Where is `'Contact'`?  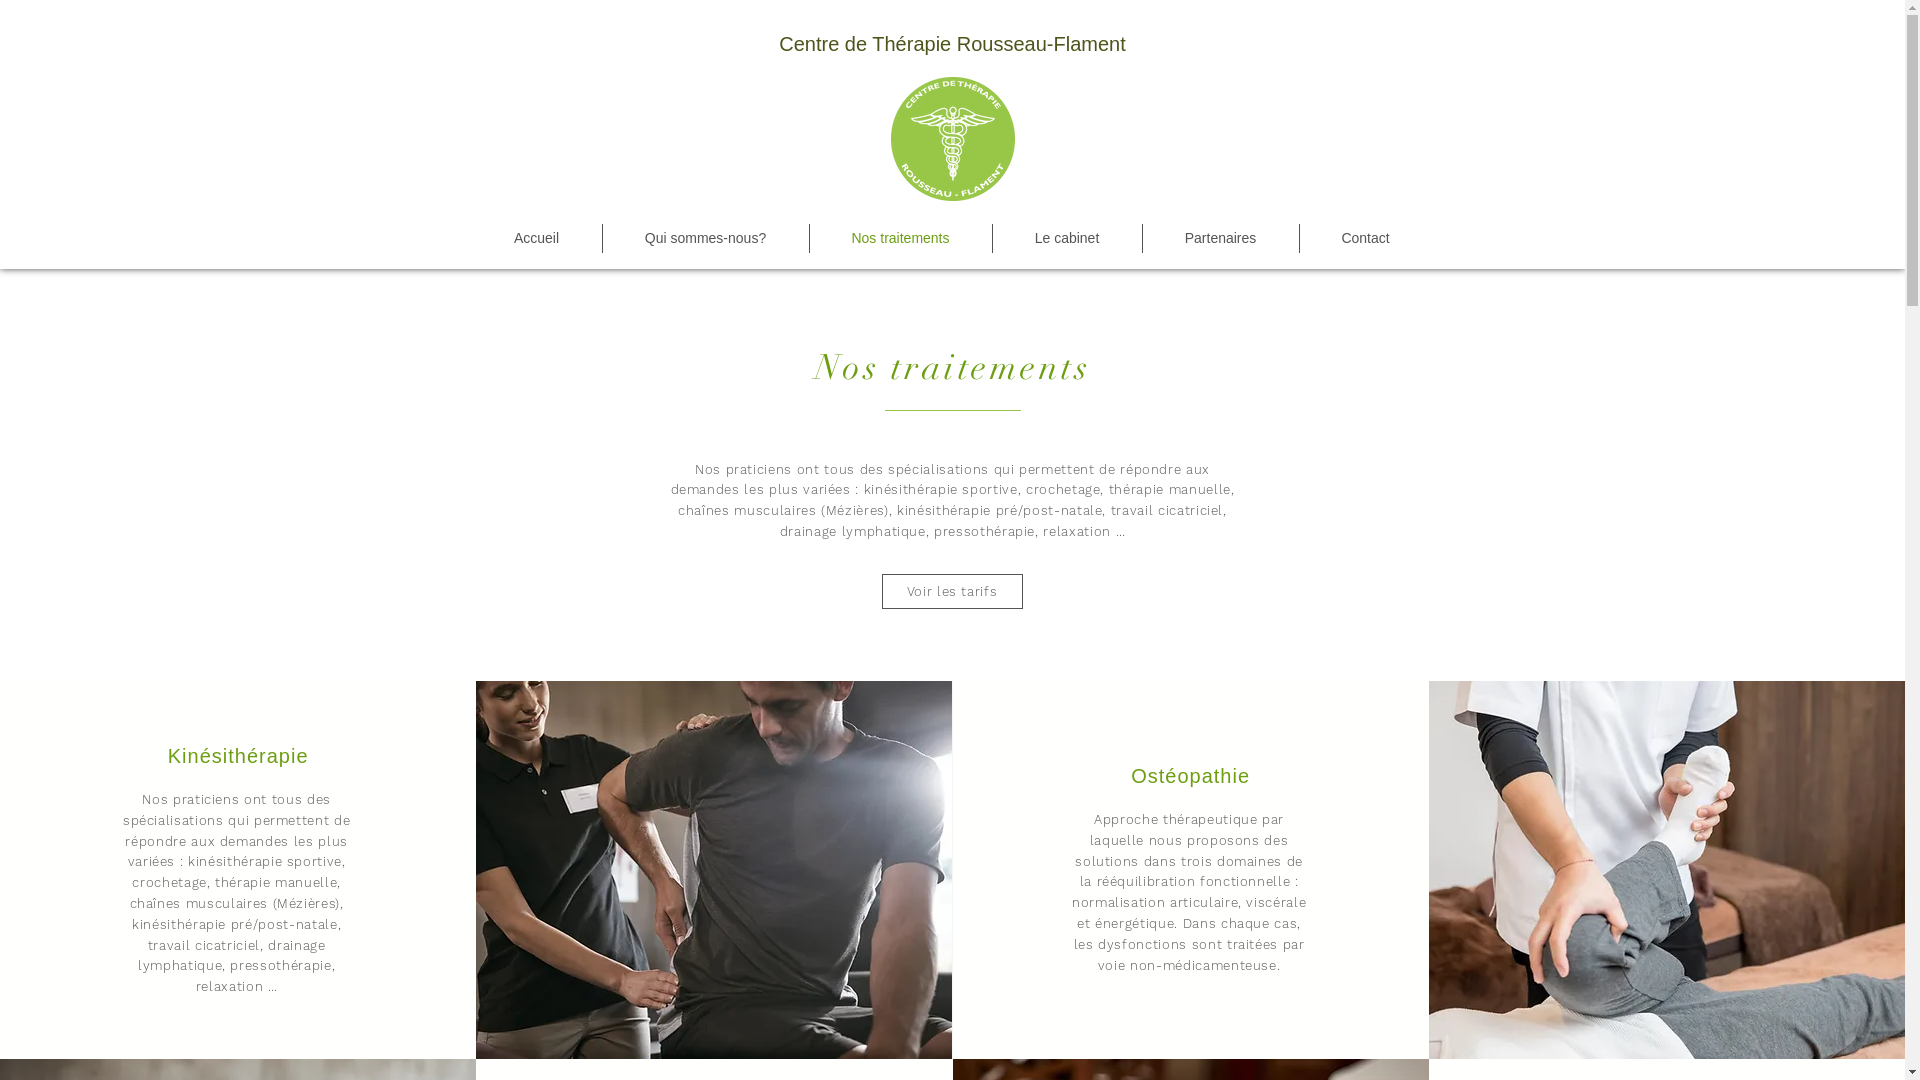 'Contact' is located at coordinates (1300, 237).